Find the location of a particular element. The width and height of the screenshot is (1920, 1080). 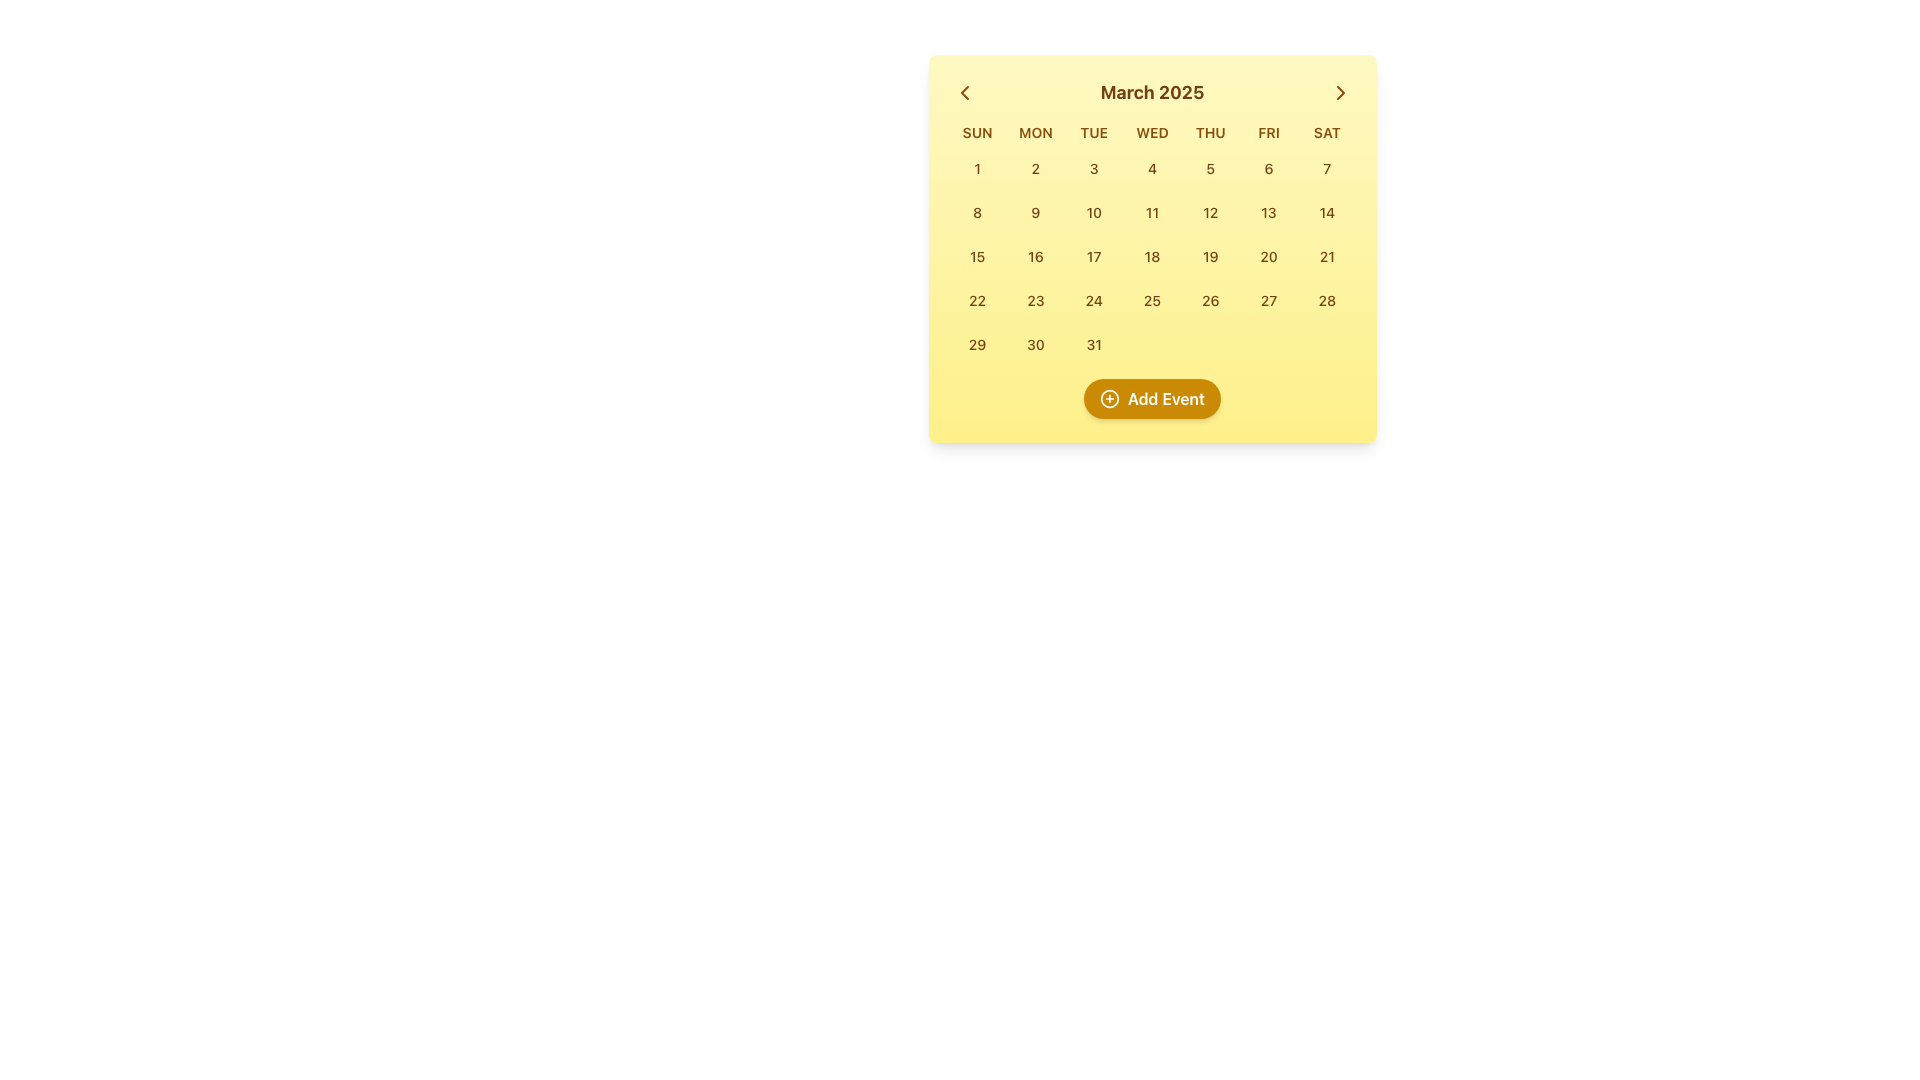

the calendar date cell representing March 31st, which is styled with a light yellow background and displays the number '31' in brown font is located at coordinates (1093, 343).